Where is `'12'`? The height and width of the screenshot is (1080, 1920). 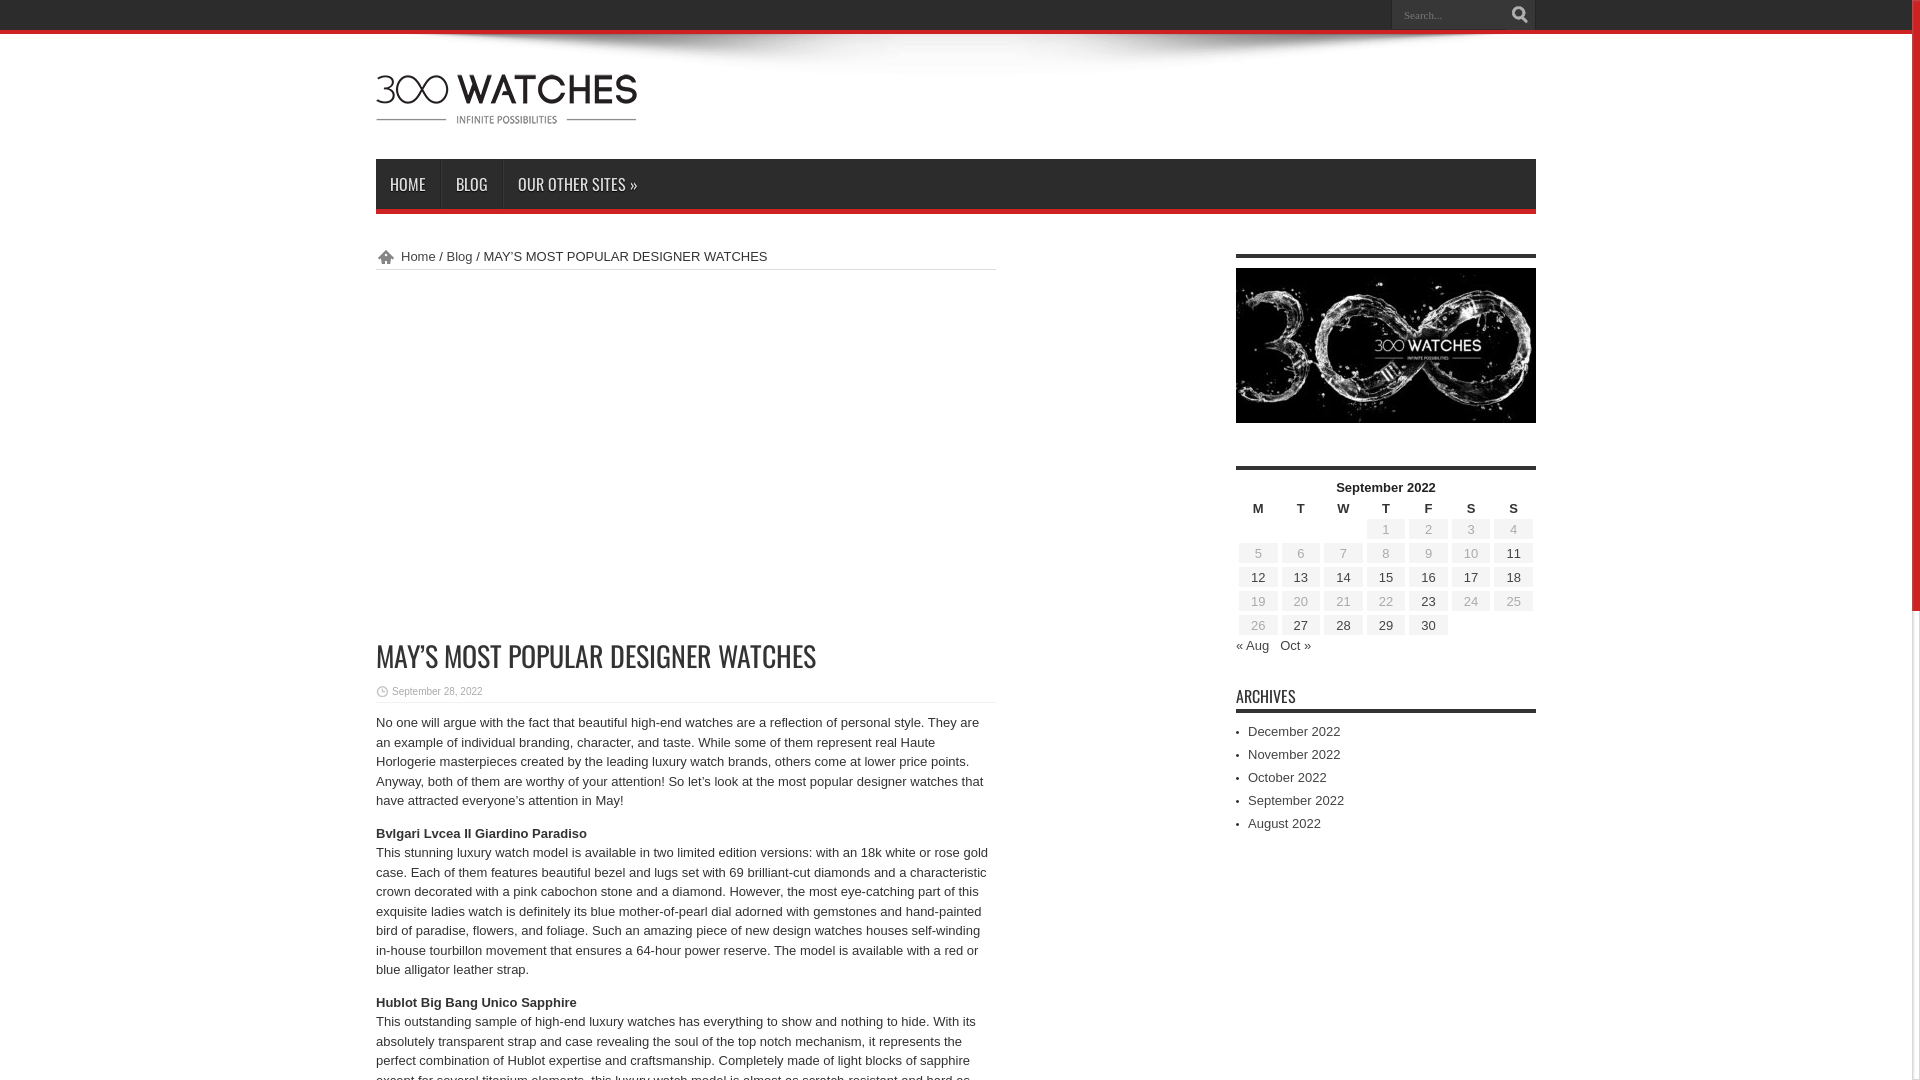
'12' is located at coordinates (1256, 577).